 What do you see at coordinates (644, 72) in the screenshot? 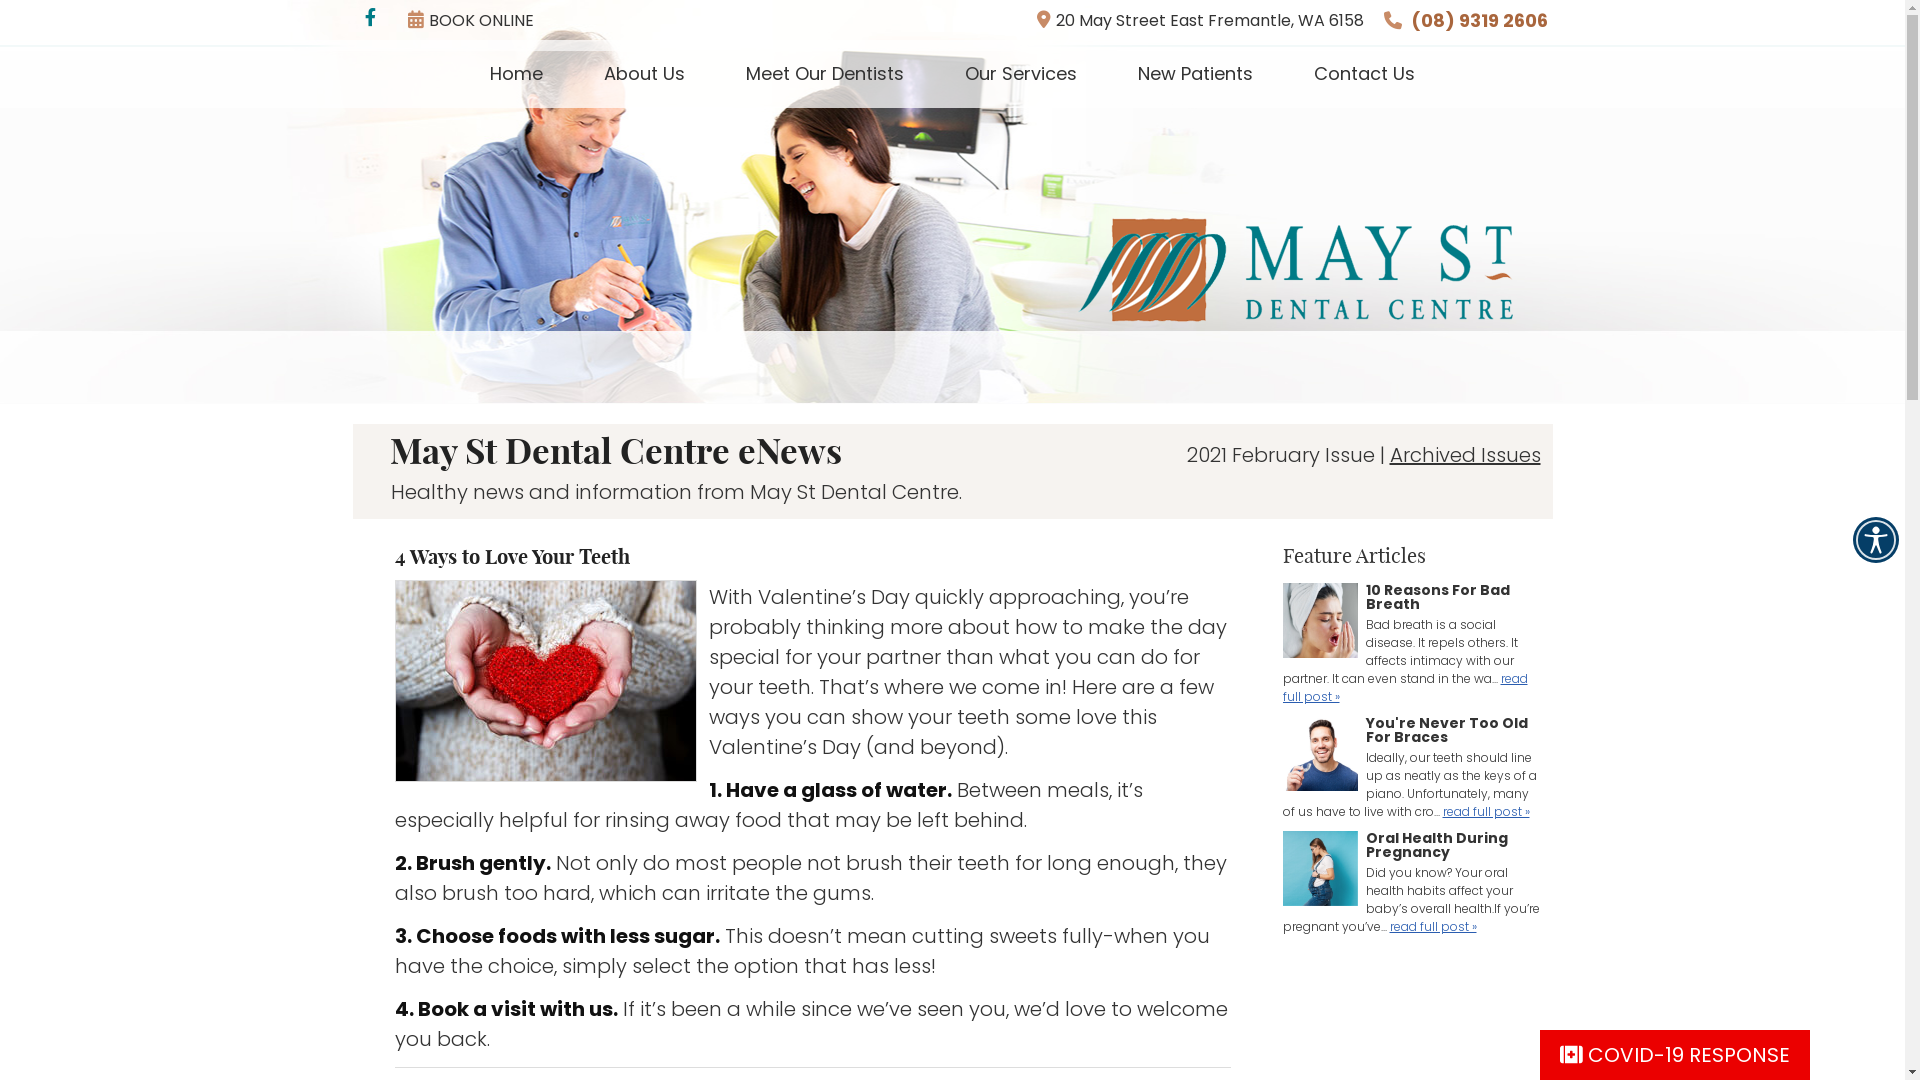
I see `'About Us'` at bounding box center [644, 72].